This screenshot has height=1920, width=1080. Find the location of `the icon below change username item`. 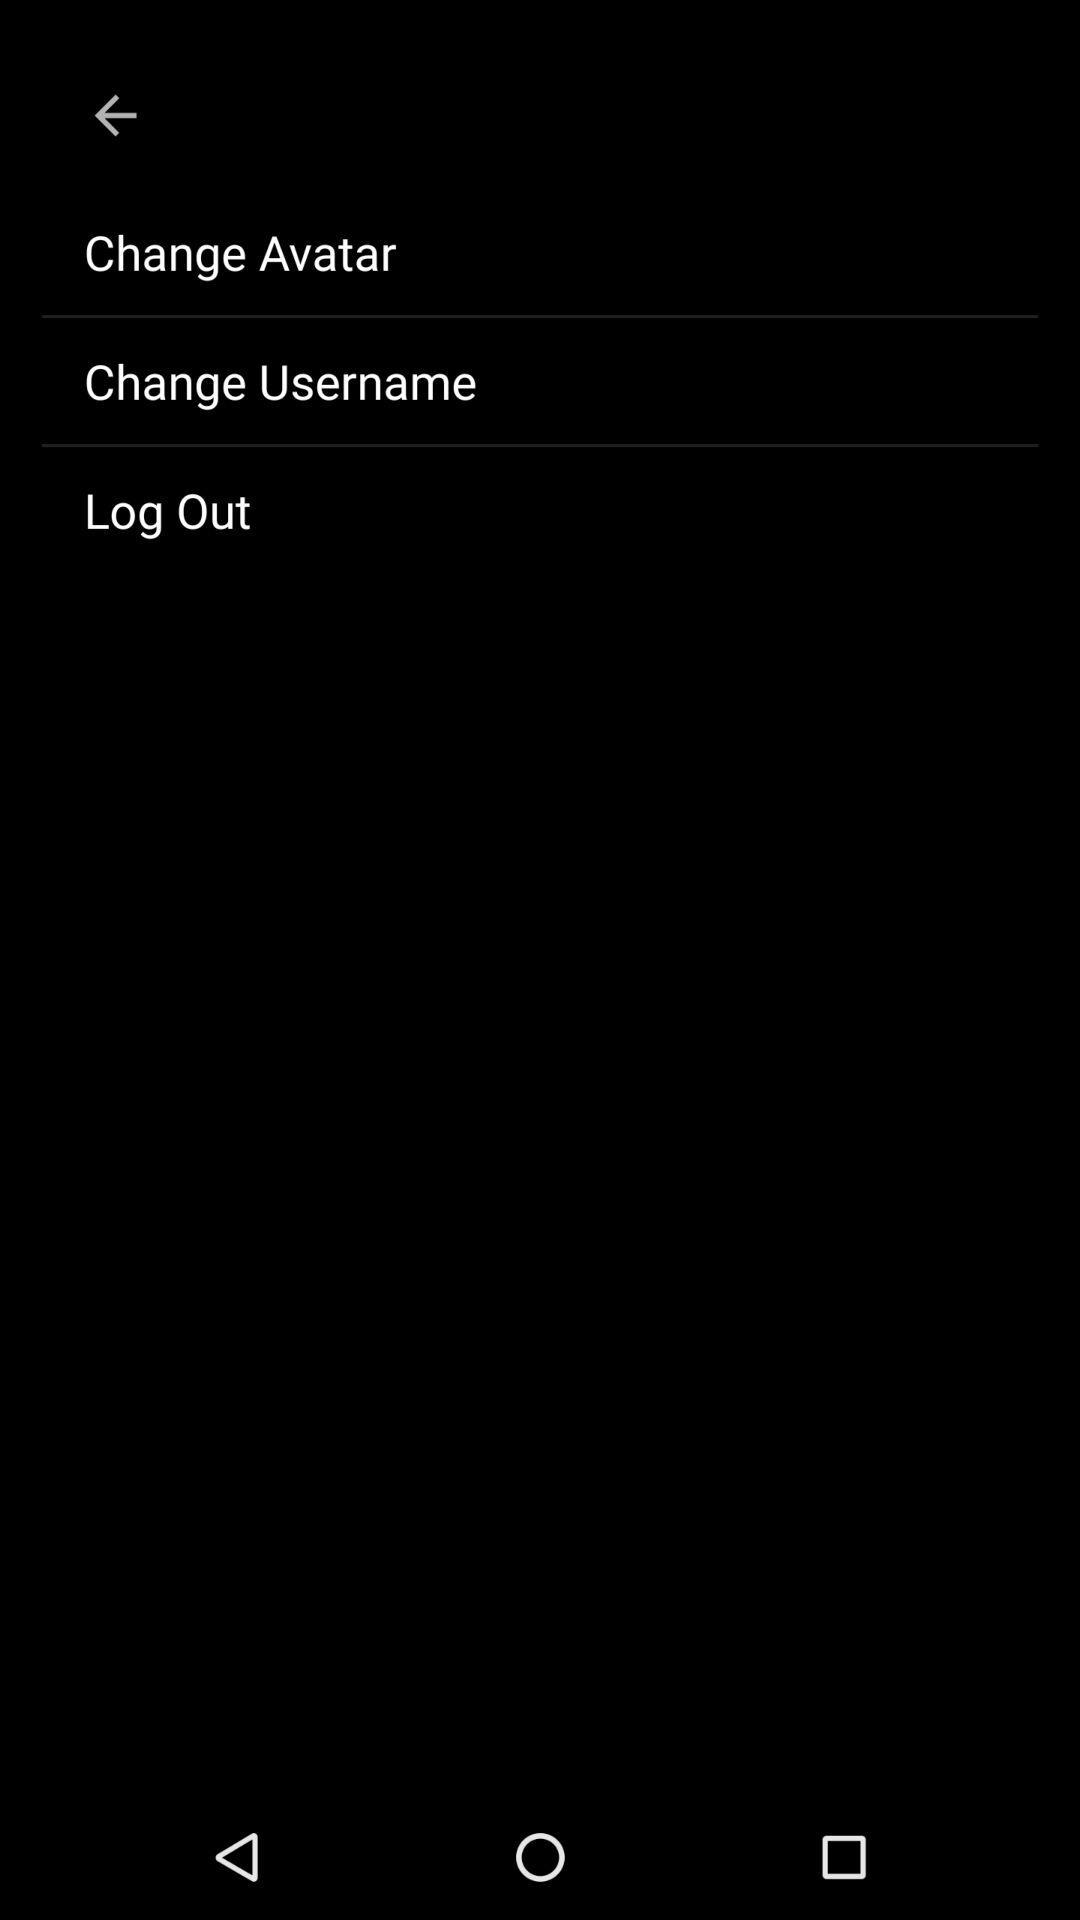

the icon below change username item is located at coordinates (540, 509).